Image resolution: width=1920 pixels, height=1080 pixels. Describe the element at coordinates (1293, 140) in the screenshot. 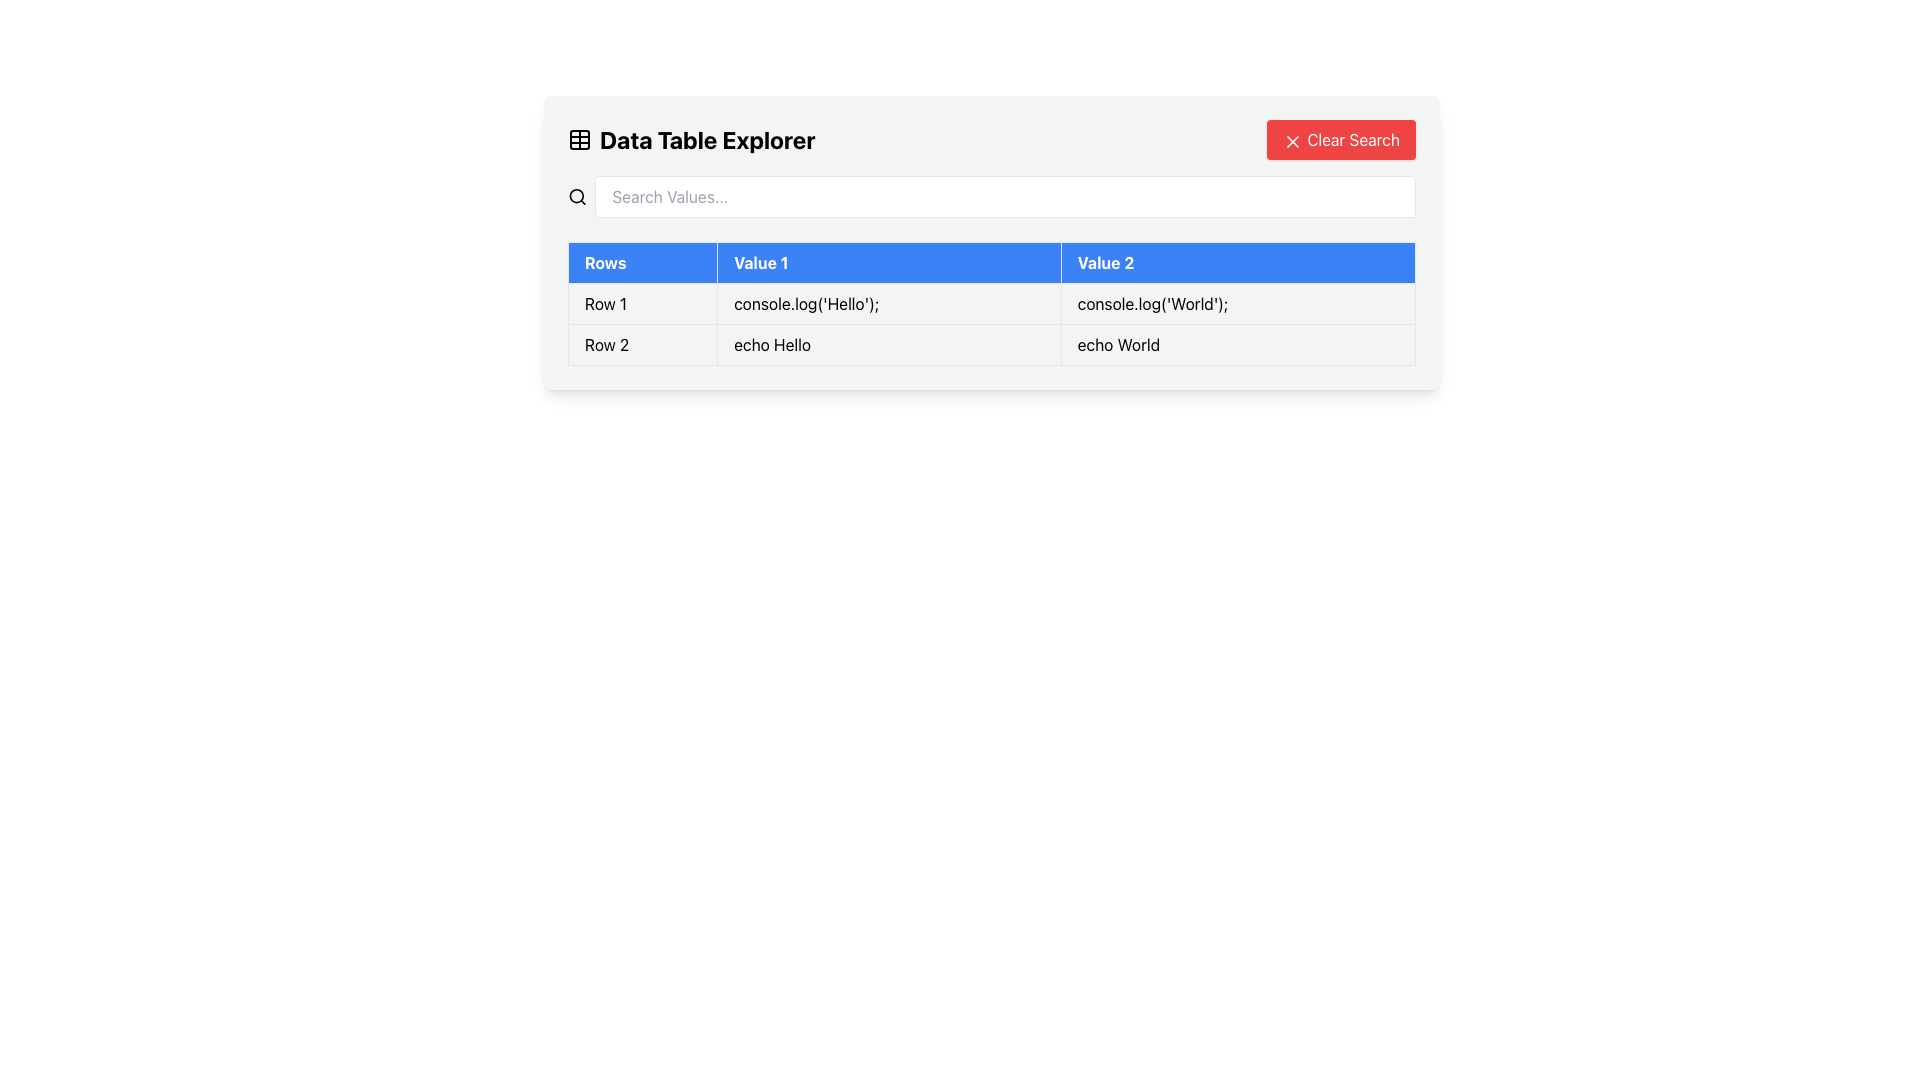

I see `the Close (X) icon located on the leftmost side of the 'Clear Search' button in the top-right corner of the interface` at that location.